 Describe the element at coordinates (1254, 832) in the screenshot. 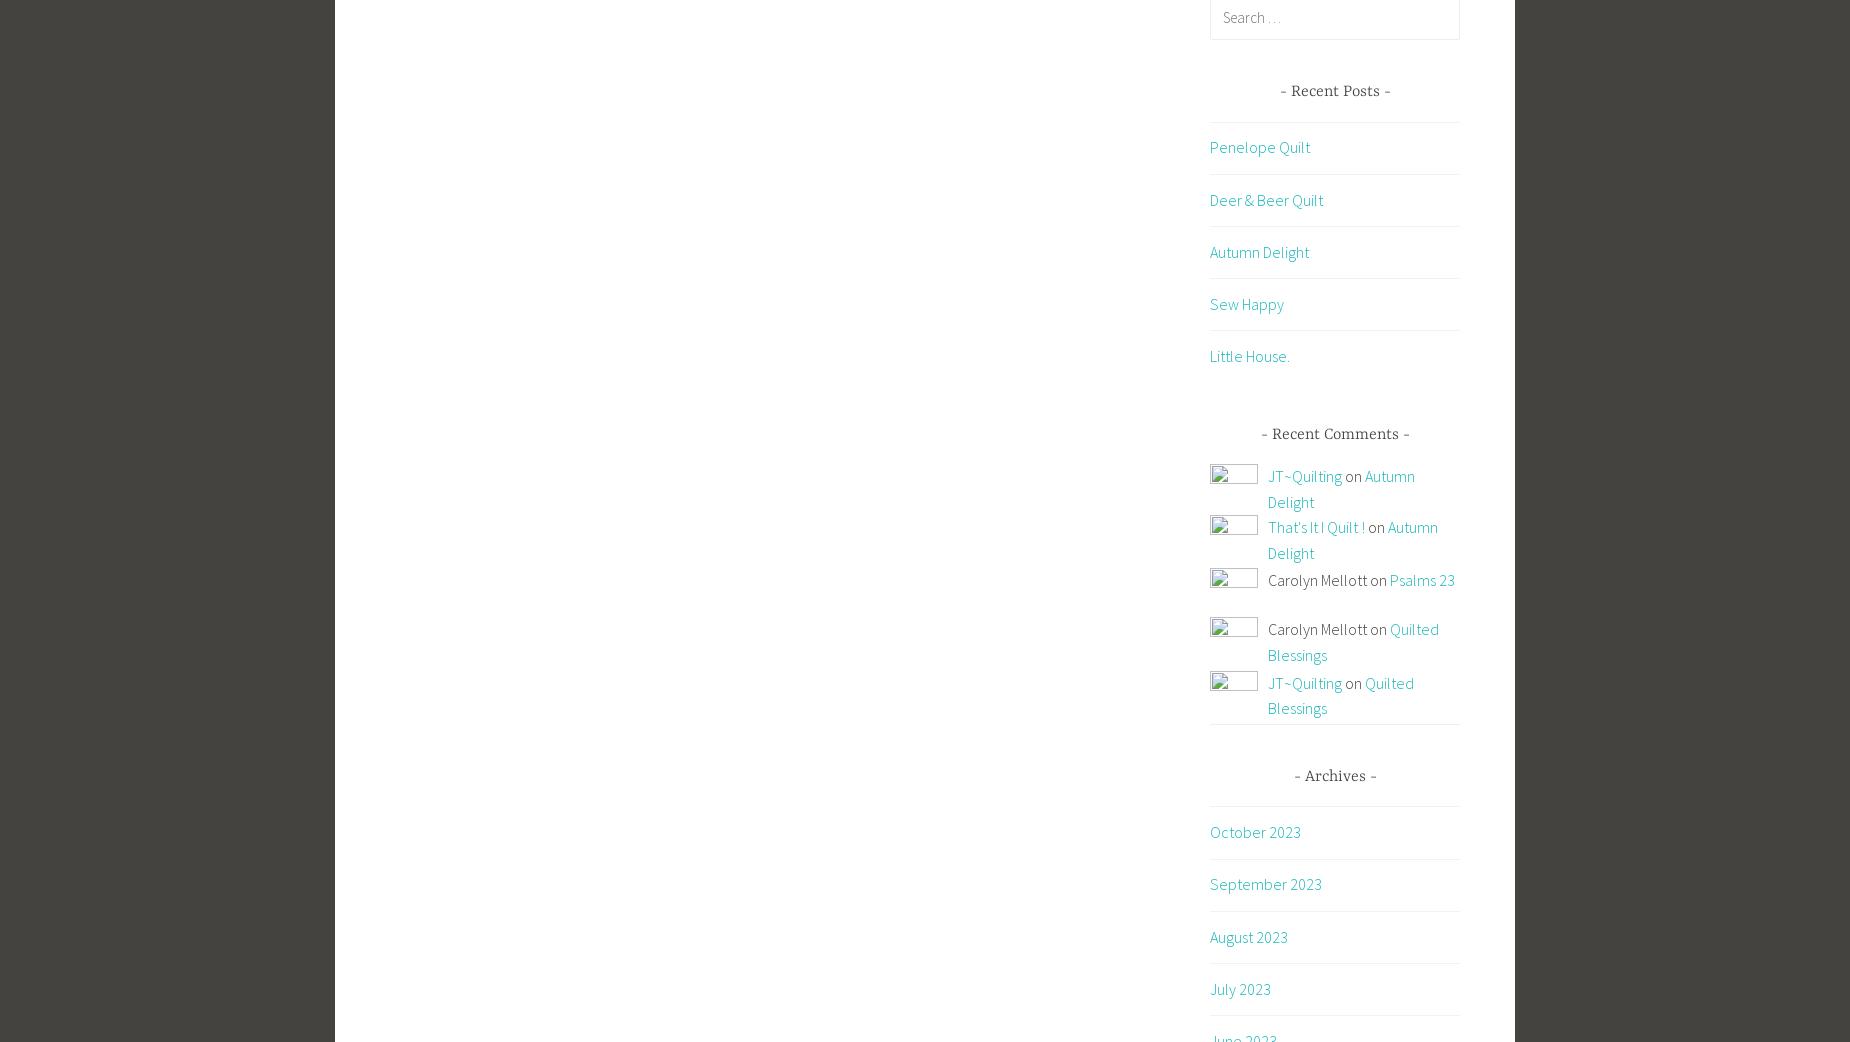

I see `'October 2023'` at that location.